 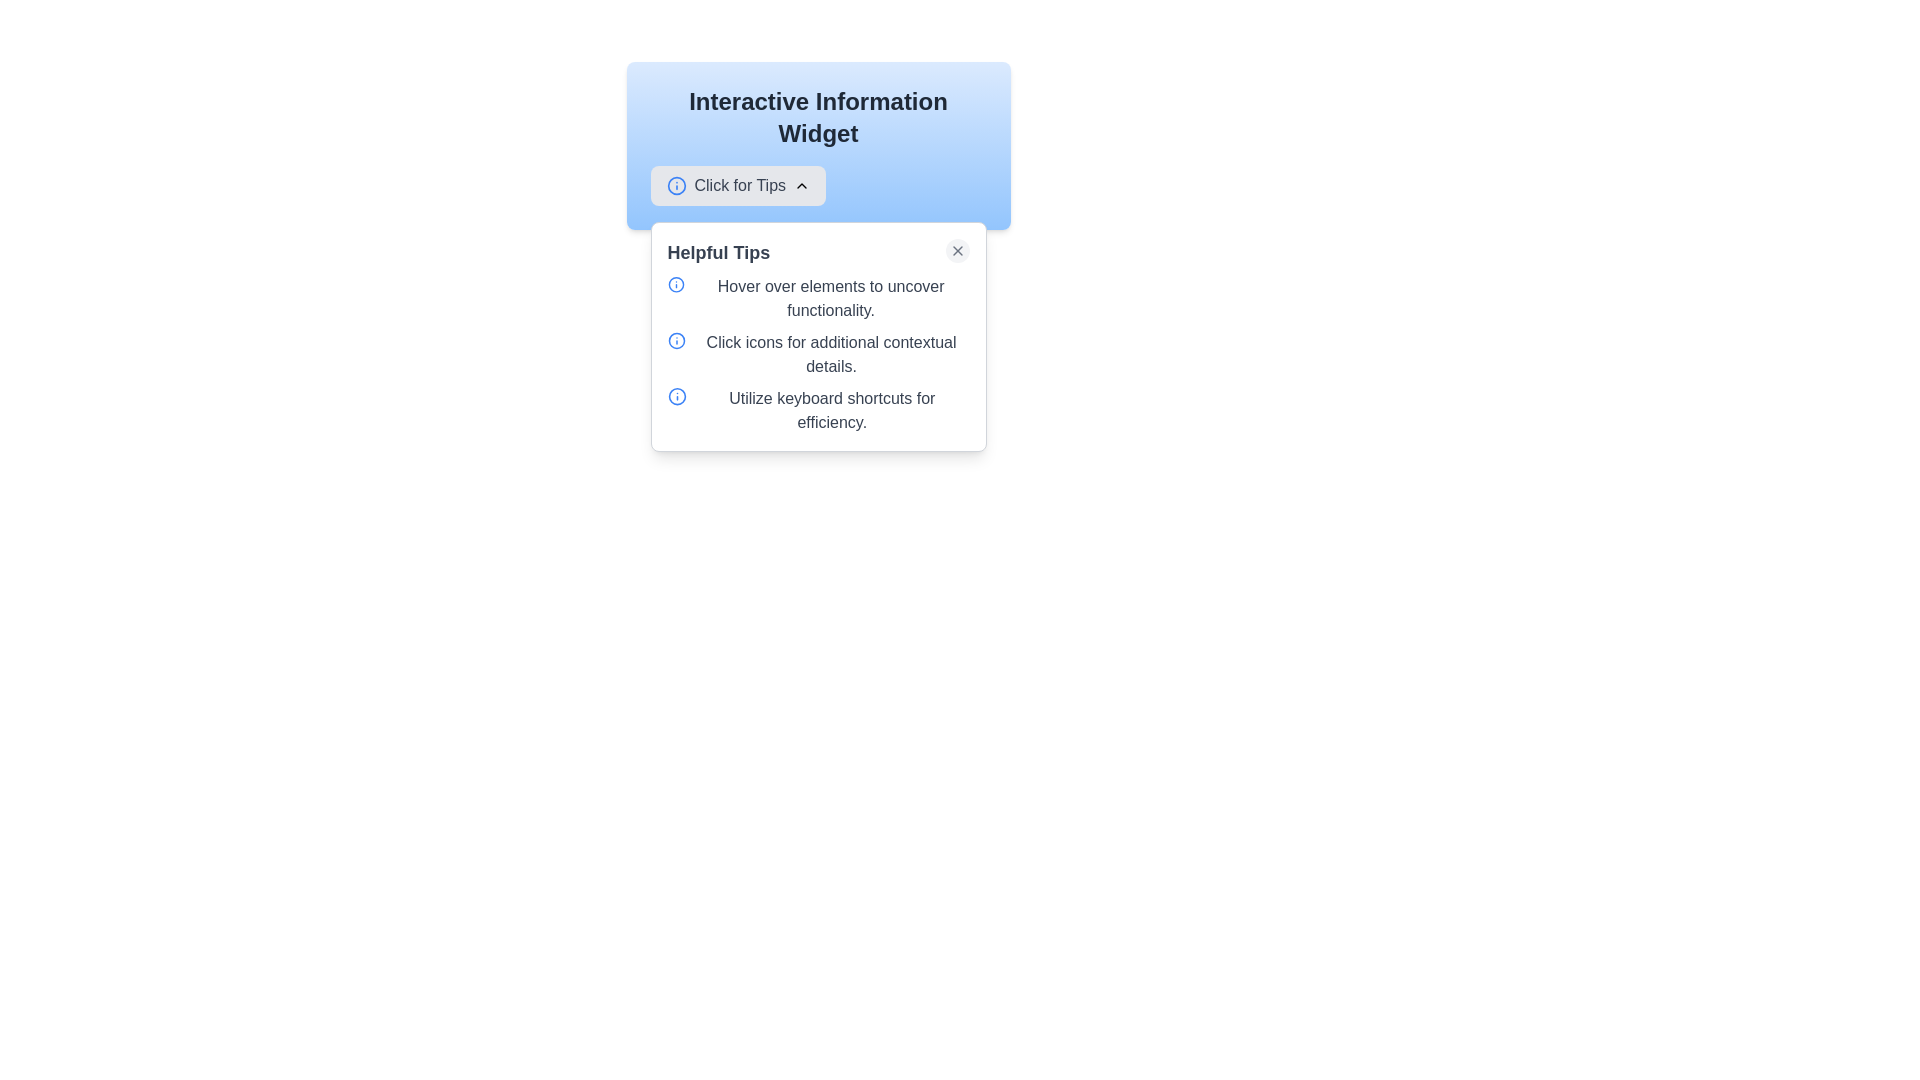 I want to click on the Text block containing the vertical instructions under the heading 'Helpful Tips', which is centrally located within the modal, so click(x=818, y=353).